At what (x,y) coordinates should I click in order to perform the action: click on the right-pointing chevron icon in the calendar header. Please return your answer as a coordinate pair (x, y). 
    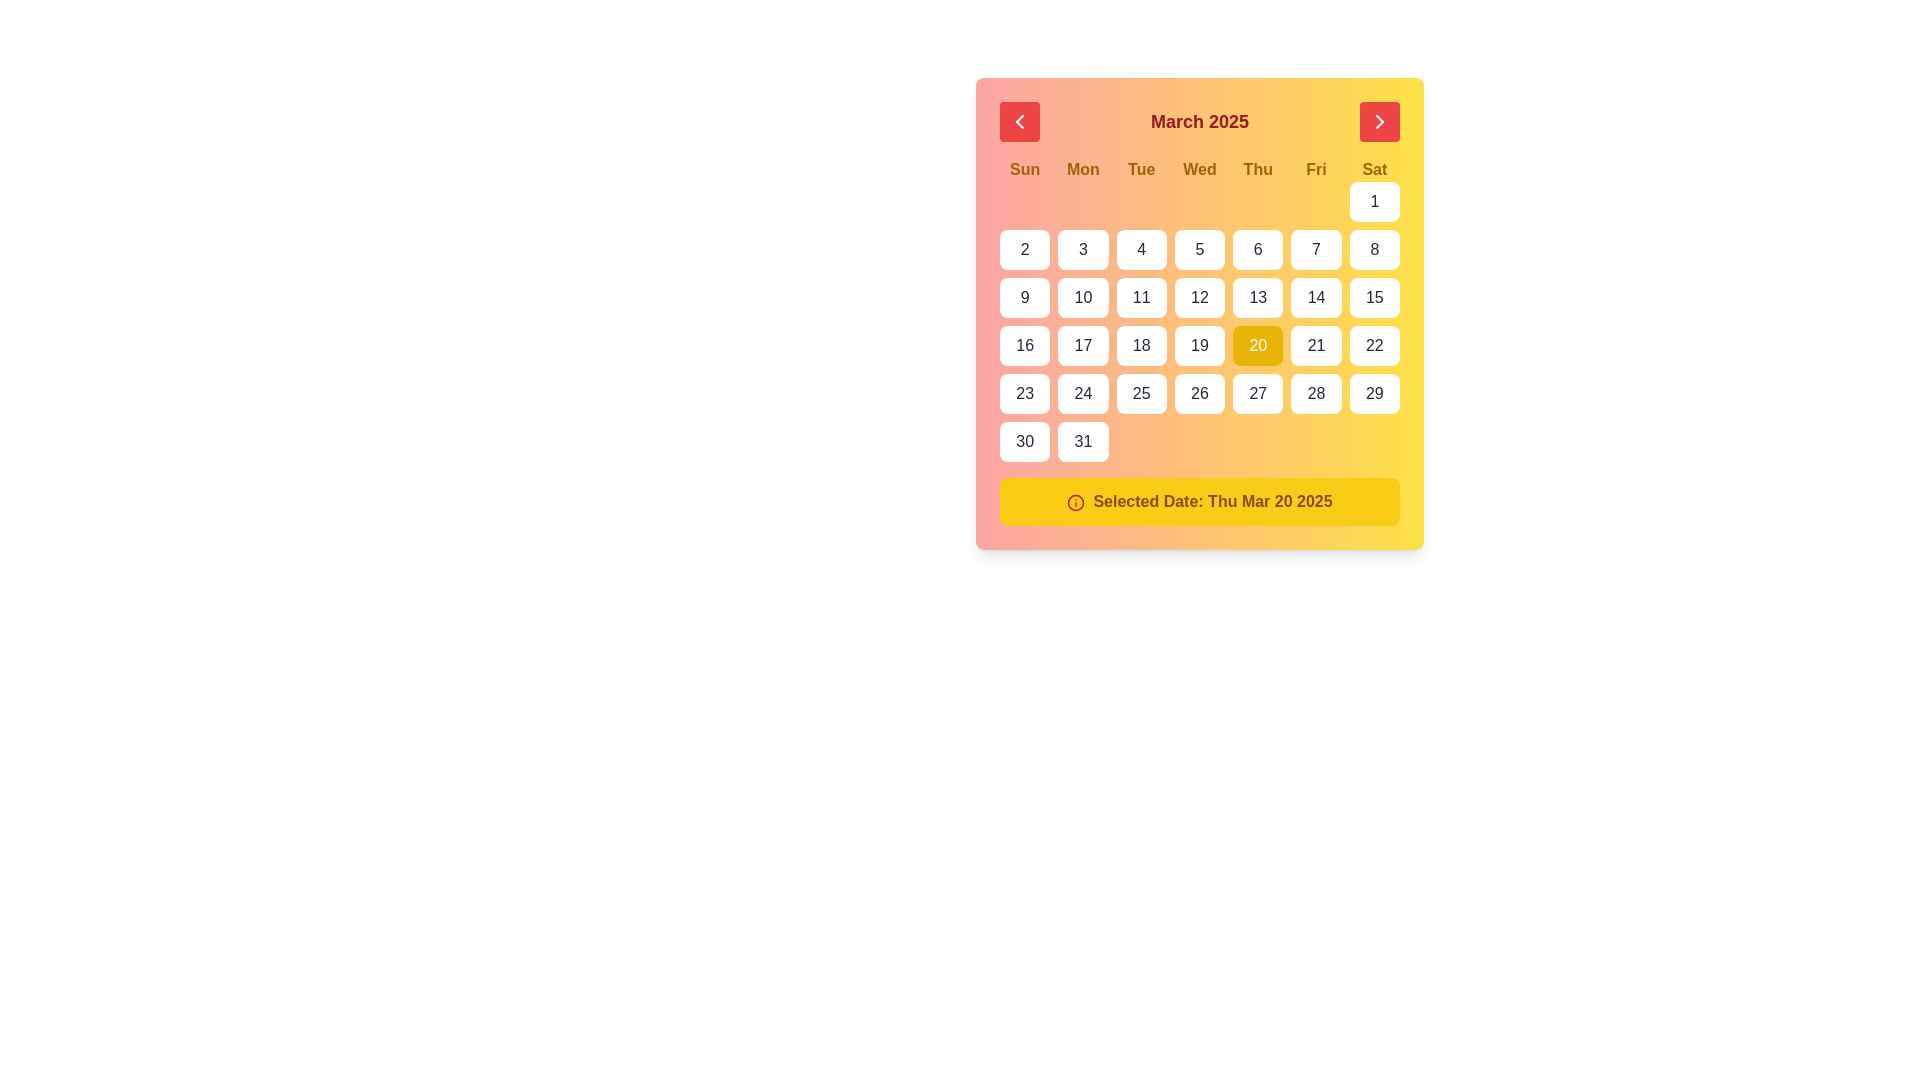
    Looking at the image, I should click on (1379, 122).